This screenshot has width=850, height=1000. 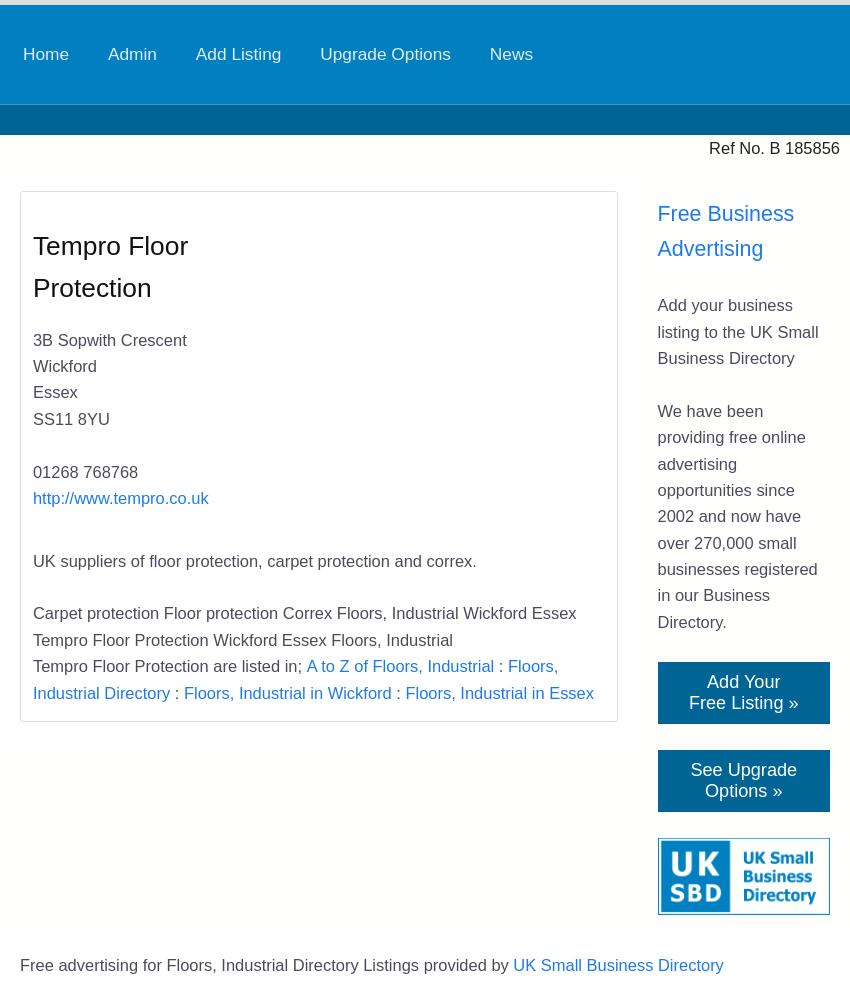 I want to click on 'We have been providing free online advertising opportunities since 2002 and now have over 270,000 small businesses registered in our Business Directory.', so click(x=737, y=515).